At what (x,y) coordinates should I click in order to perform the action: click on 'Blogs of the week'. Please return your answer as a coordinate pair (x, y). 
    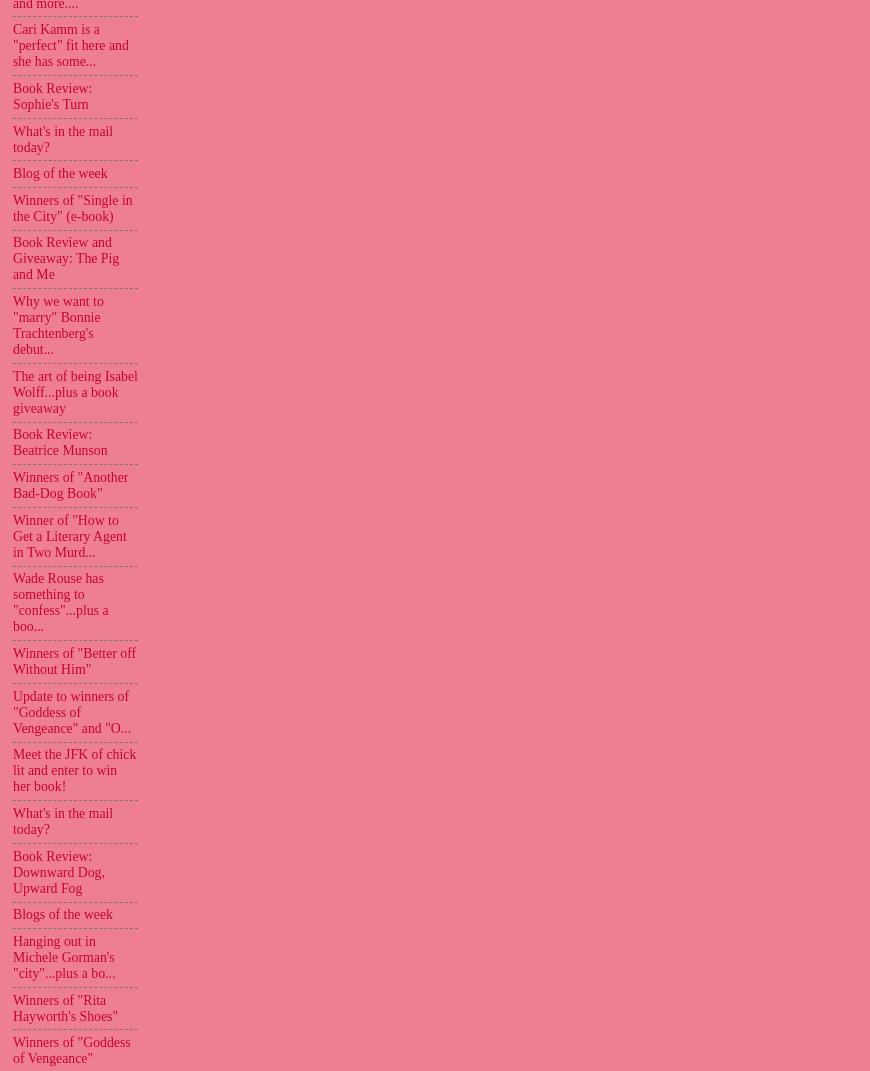
    Looking at the image, I should click on (61, 914).